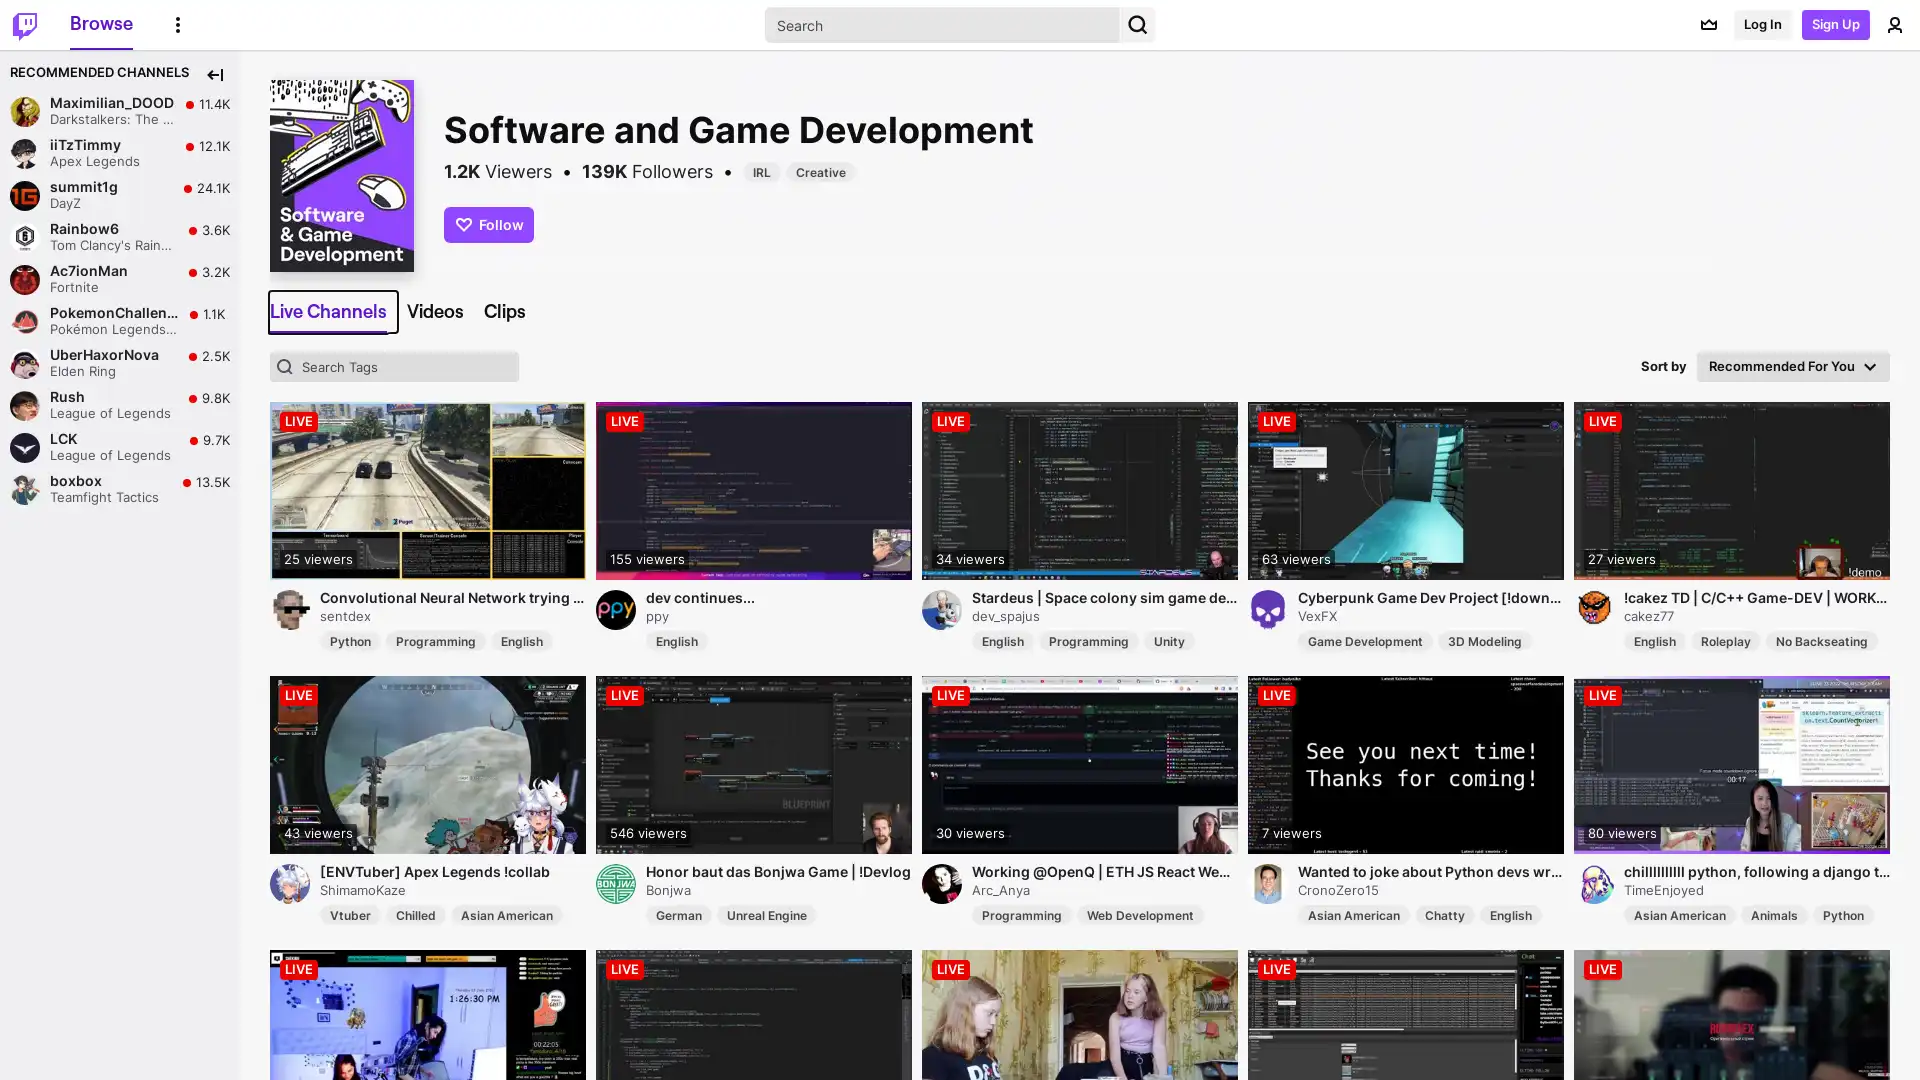 Image resolution: width=1920 pixels, height=1080 pixels. Describe the element at coordinates (215, 73) in the screenshot. I see `Collapse Side Nav` at that location.